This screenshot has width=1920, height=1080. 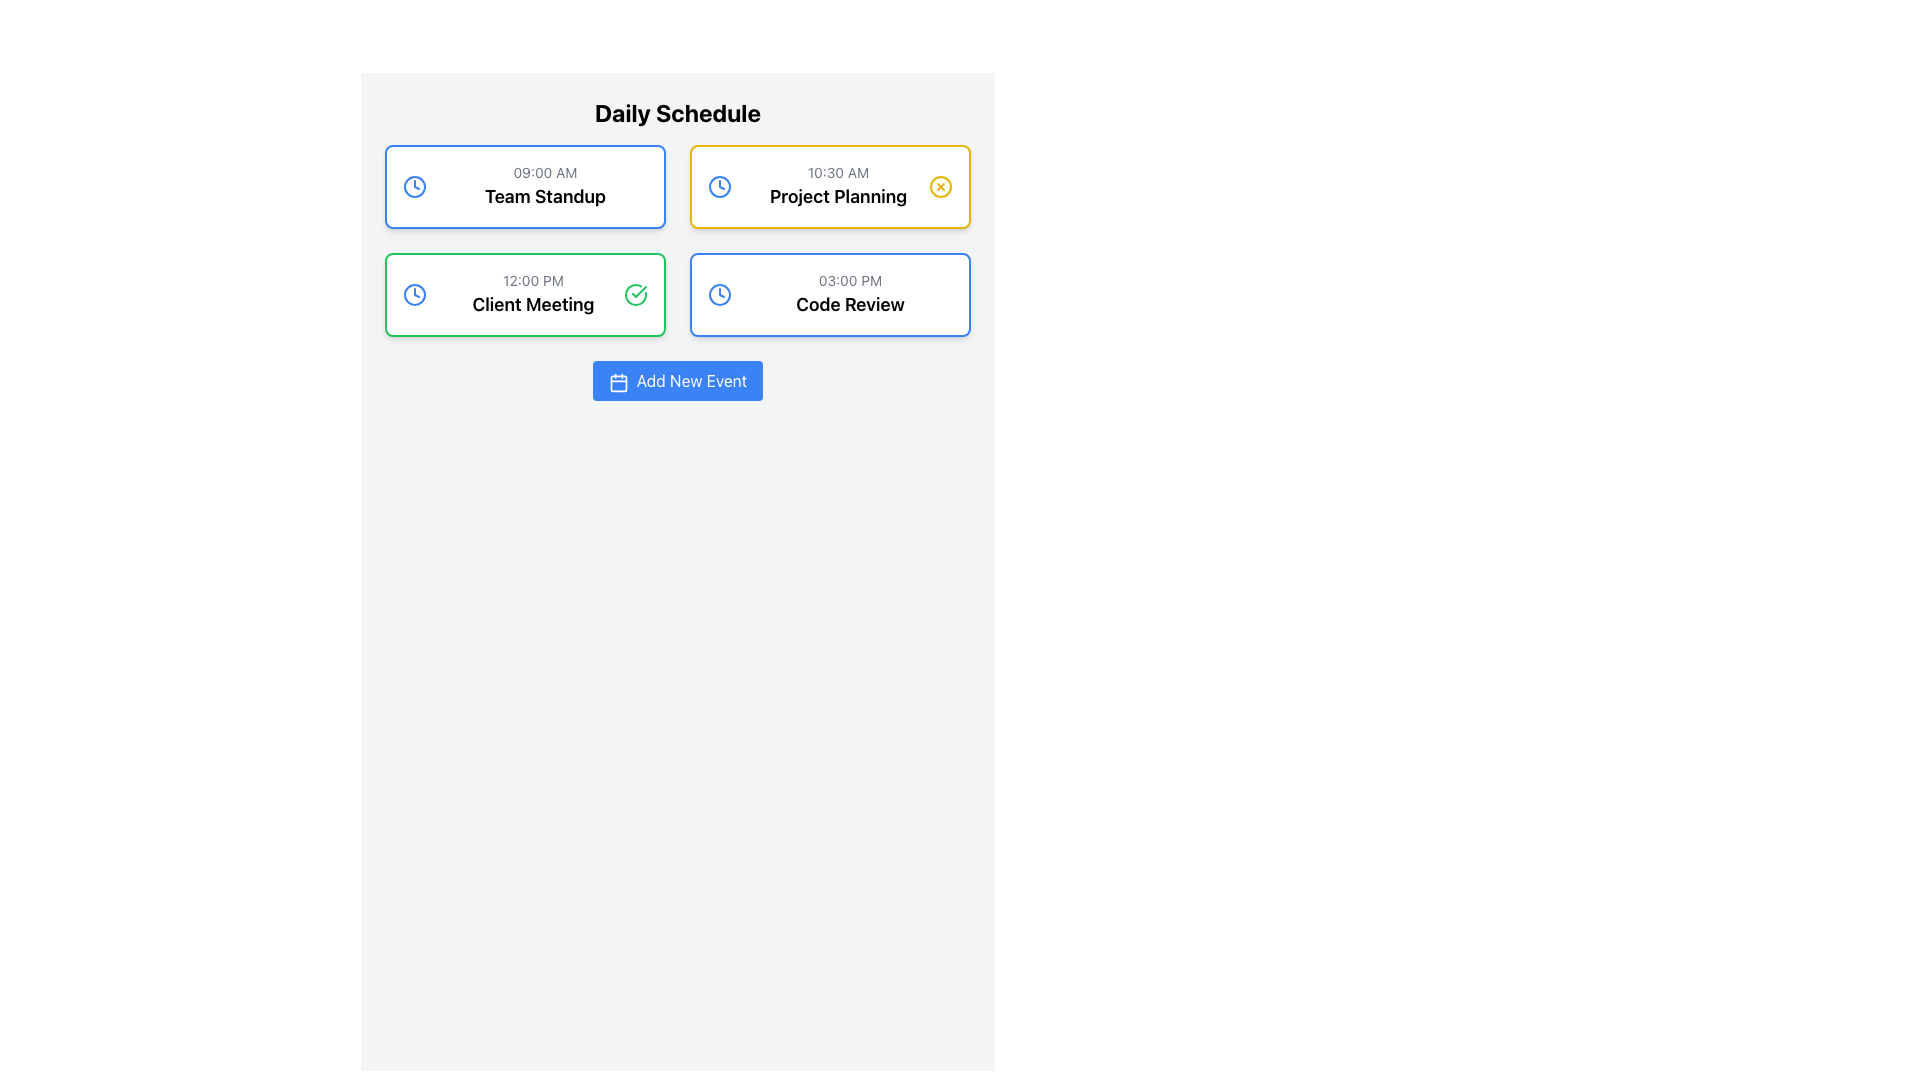 I want to click on the composite UI component displaying the time '09:00 AM' and event name 'Team Standup', which features a blue clock icon and a white background with rounded corners, so click(x=525, y=186).